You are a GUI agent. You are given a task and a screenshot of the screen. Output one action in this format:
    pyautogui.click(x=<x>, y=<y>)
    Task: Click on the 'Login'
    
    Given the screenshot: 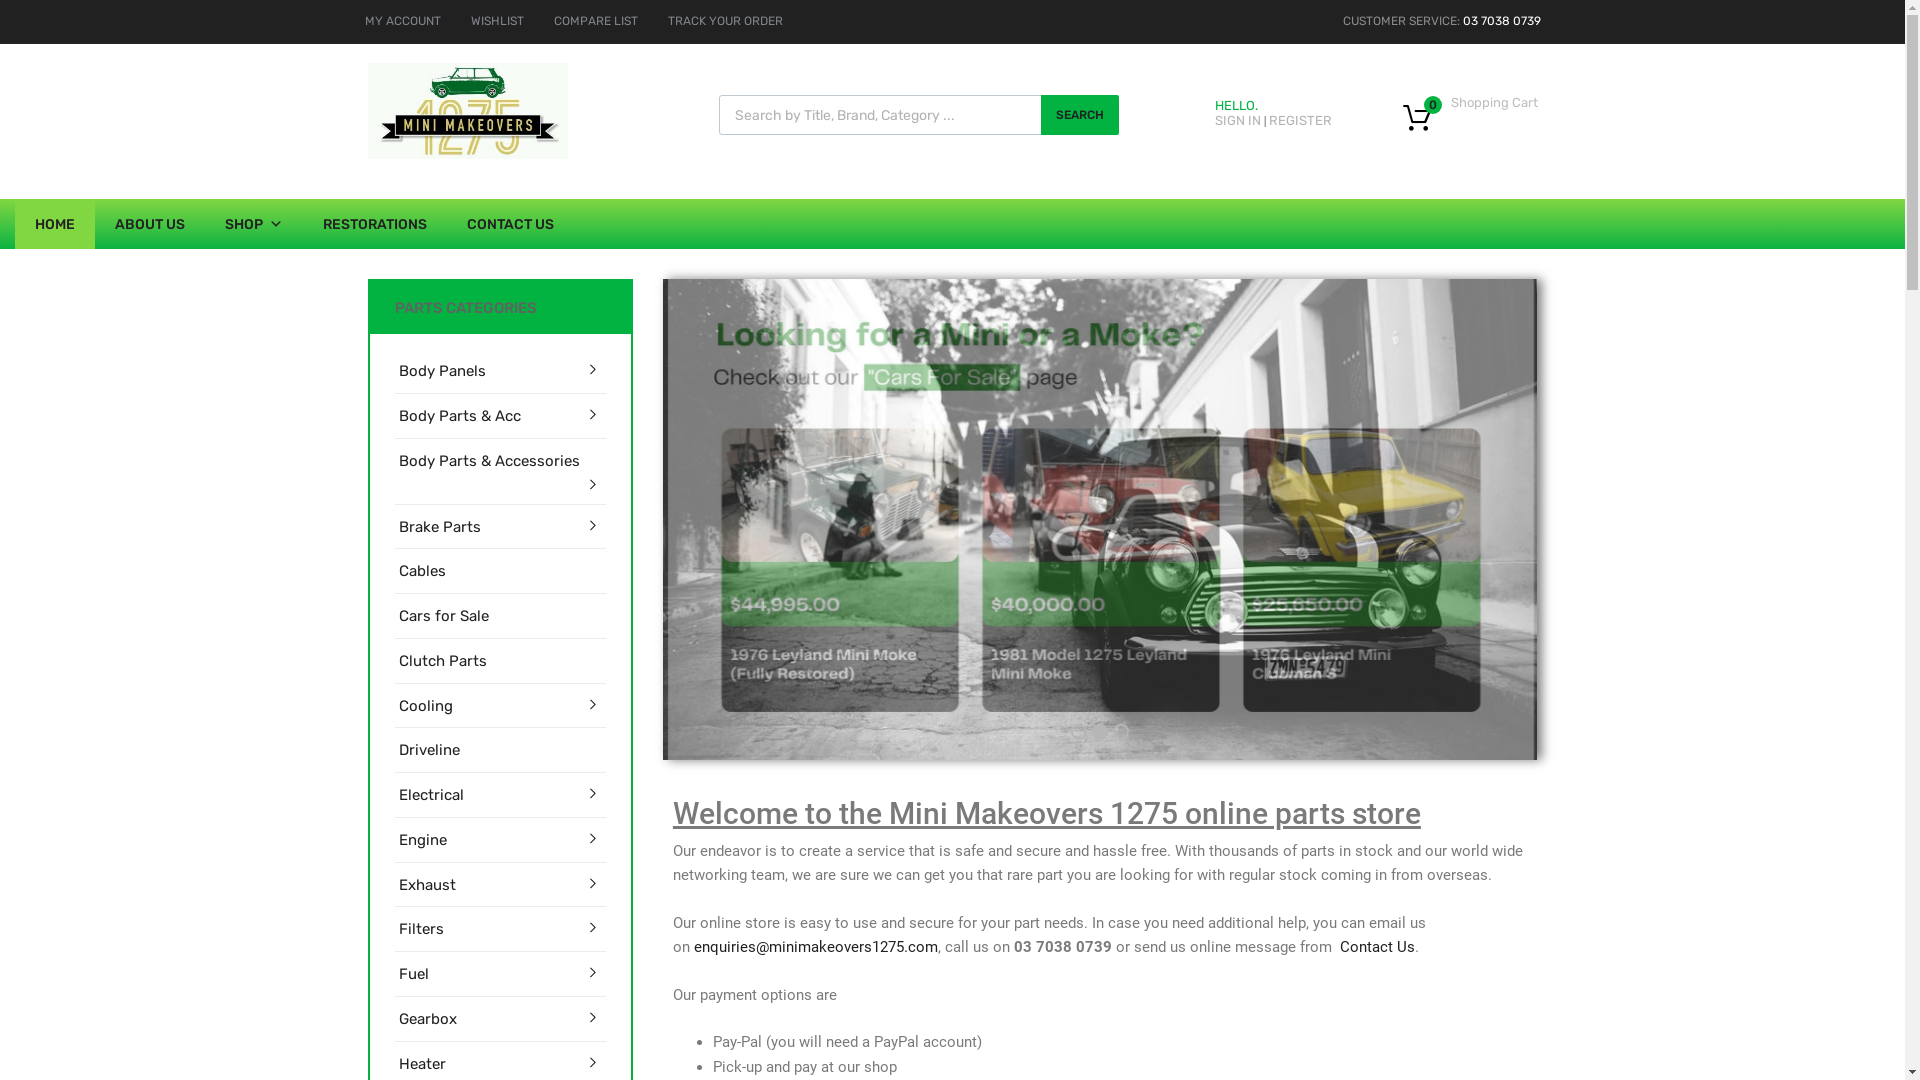 What is the action you would take?
    pyautogui.click(x=1017, y=570)
    